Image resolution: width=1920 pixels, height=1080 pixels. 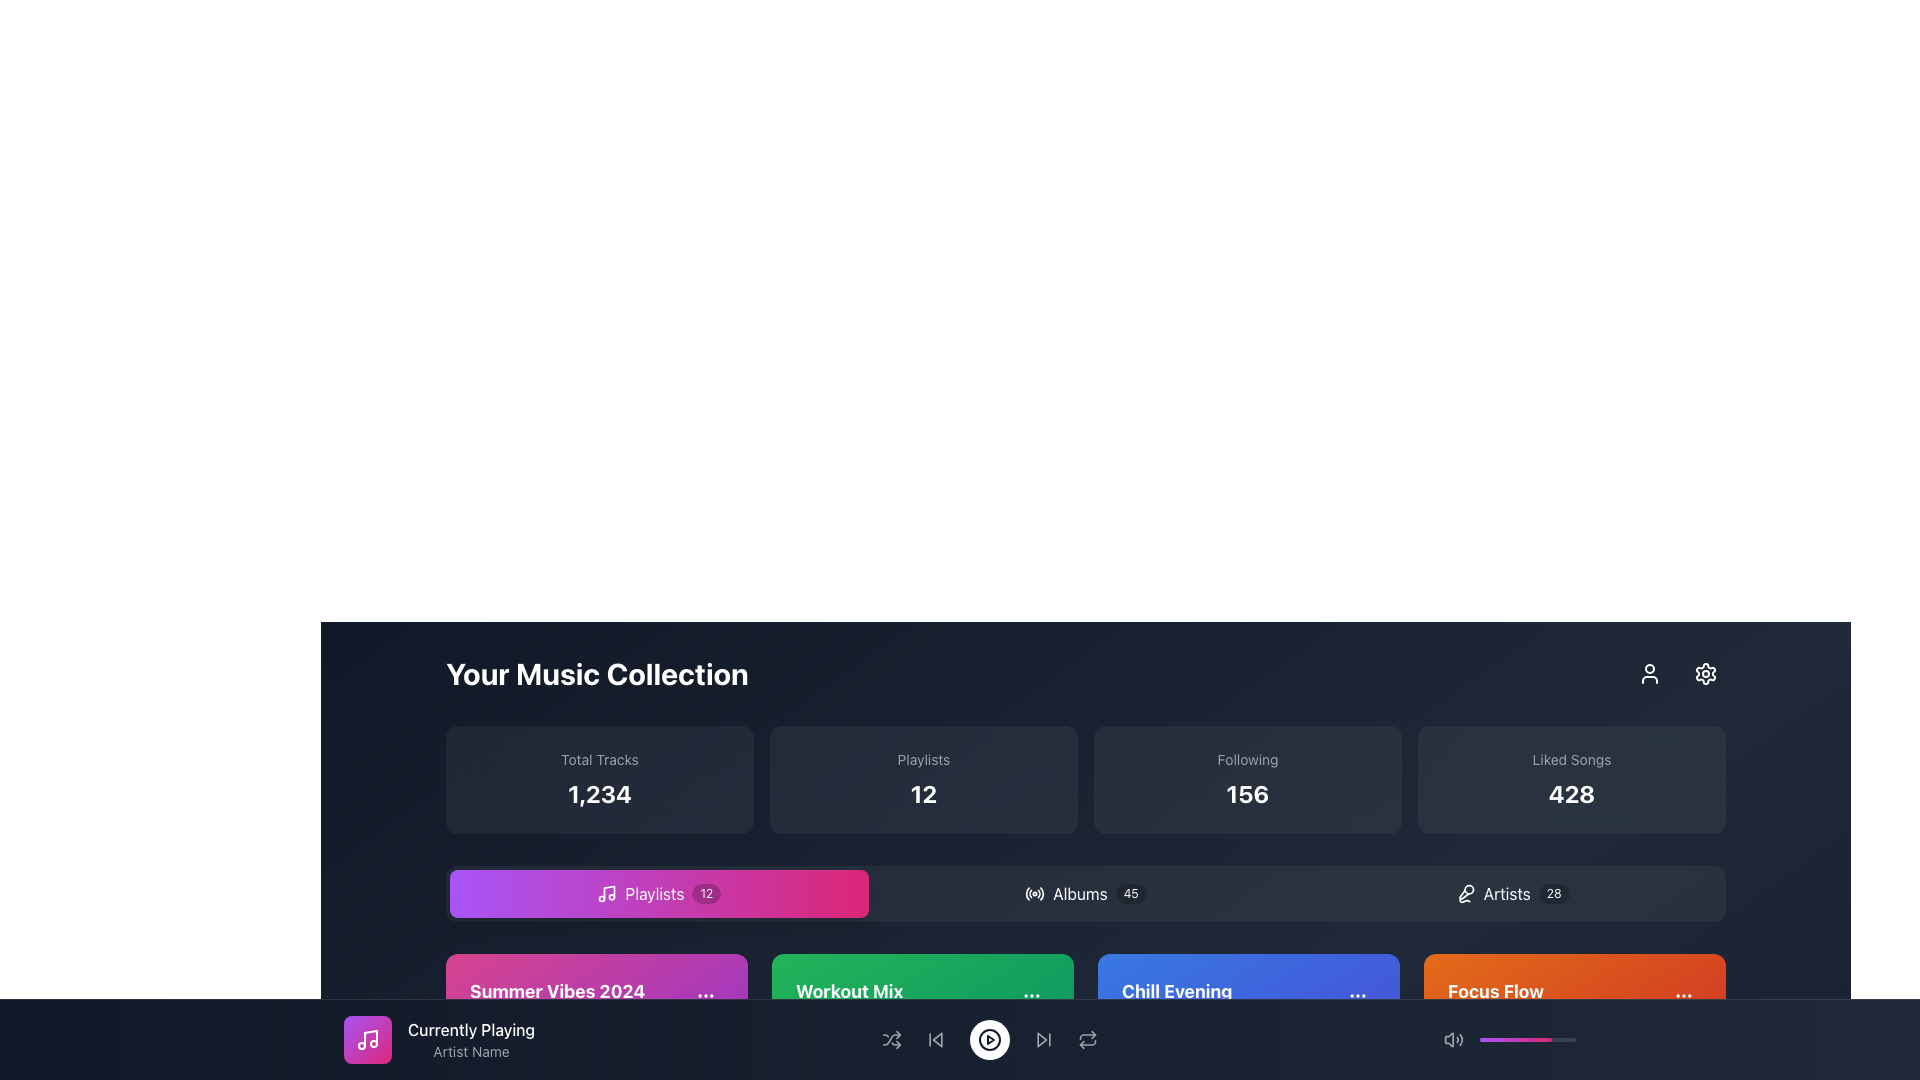 What do you see at coordinates (705, 995) in the screenshot?
I see `the Ellipsis menu button, which consists of three vertically aligned dots` at bounding box center [705, 995].